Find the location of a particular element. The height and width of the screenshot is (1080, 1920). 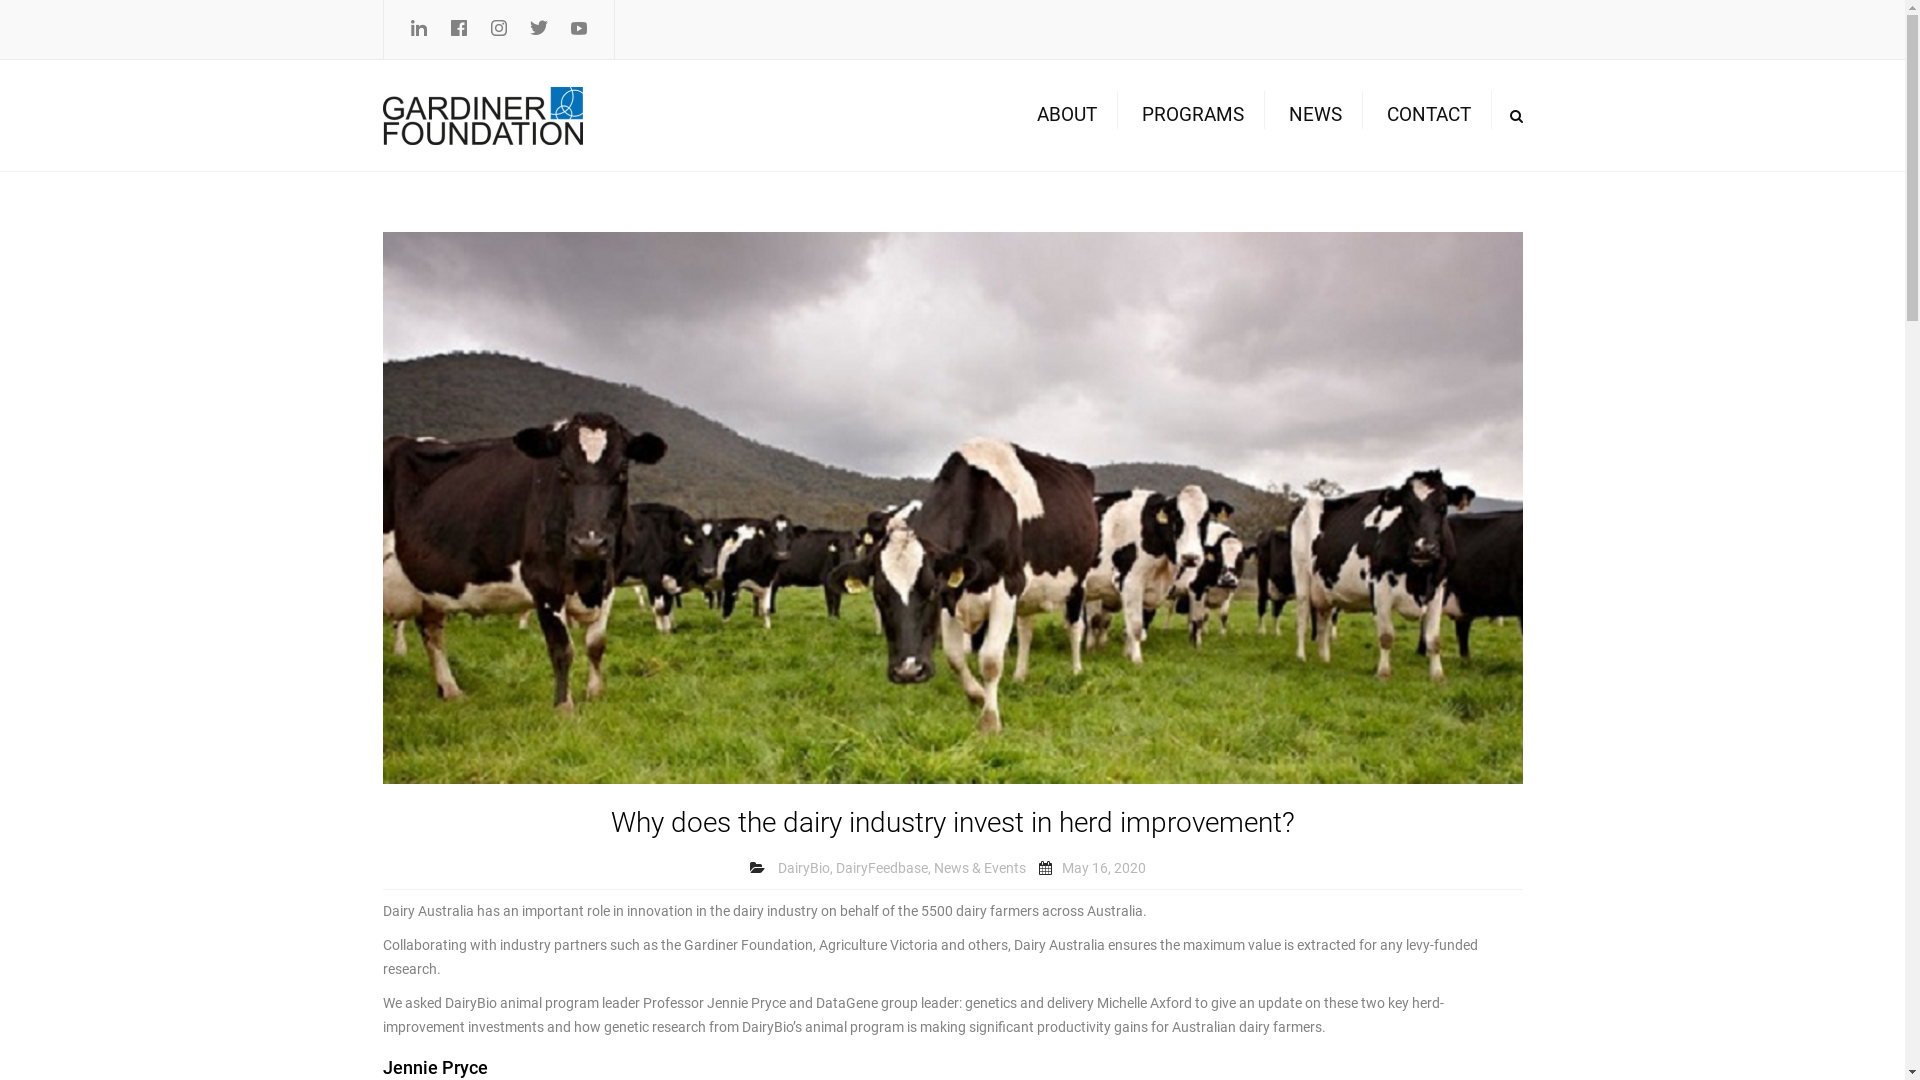

'DairyBio' is located at coordinates (804, 867).